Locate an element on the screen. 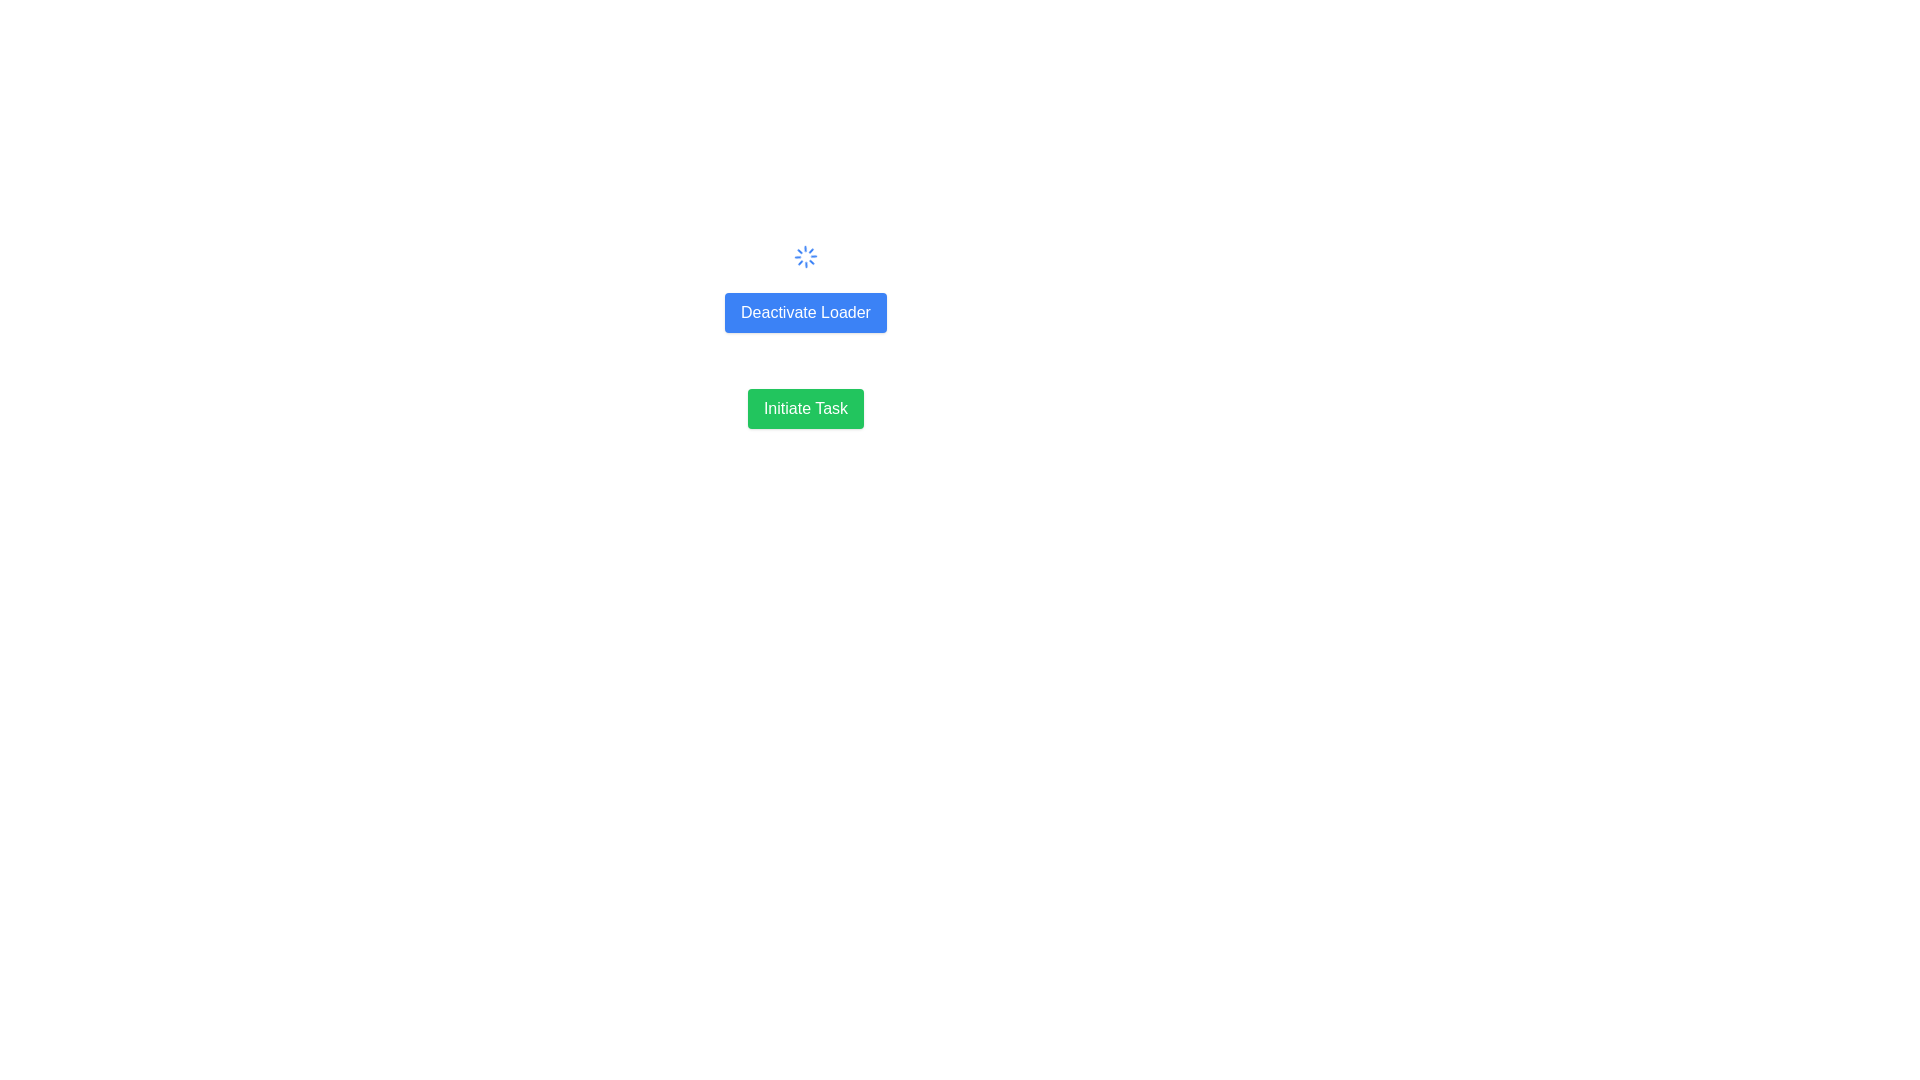  the Loader Spinner, which indicates a process or operation in progress and is centrally aligned above the 'Deactivate Loader' button is located at coordinates (806, 264).